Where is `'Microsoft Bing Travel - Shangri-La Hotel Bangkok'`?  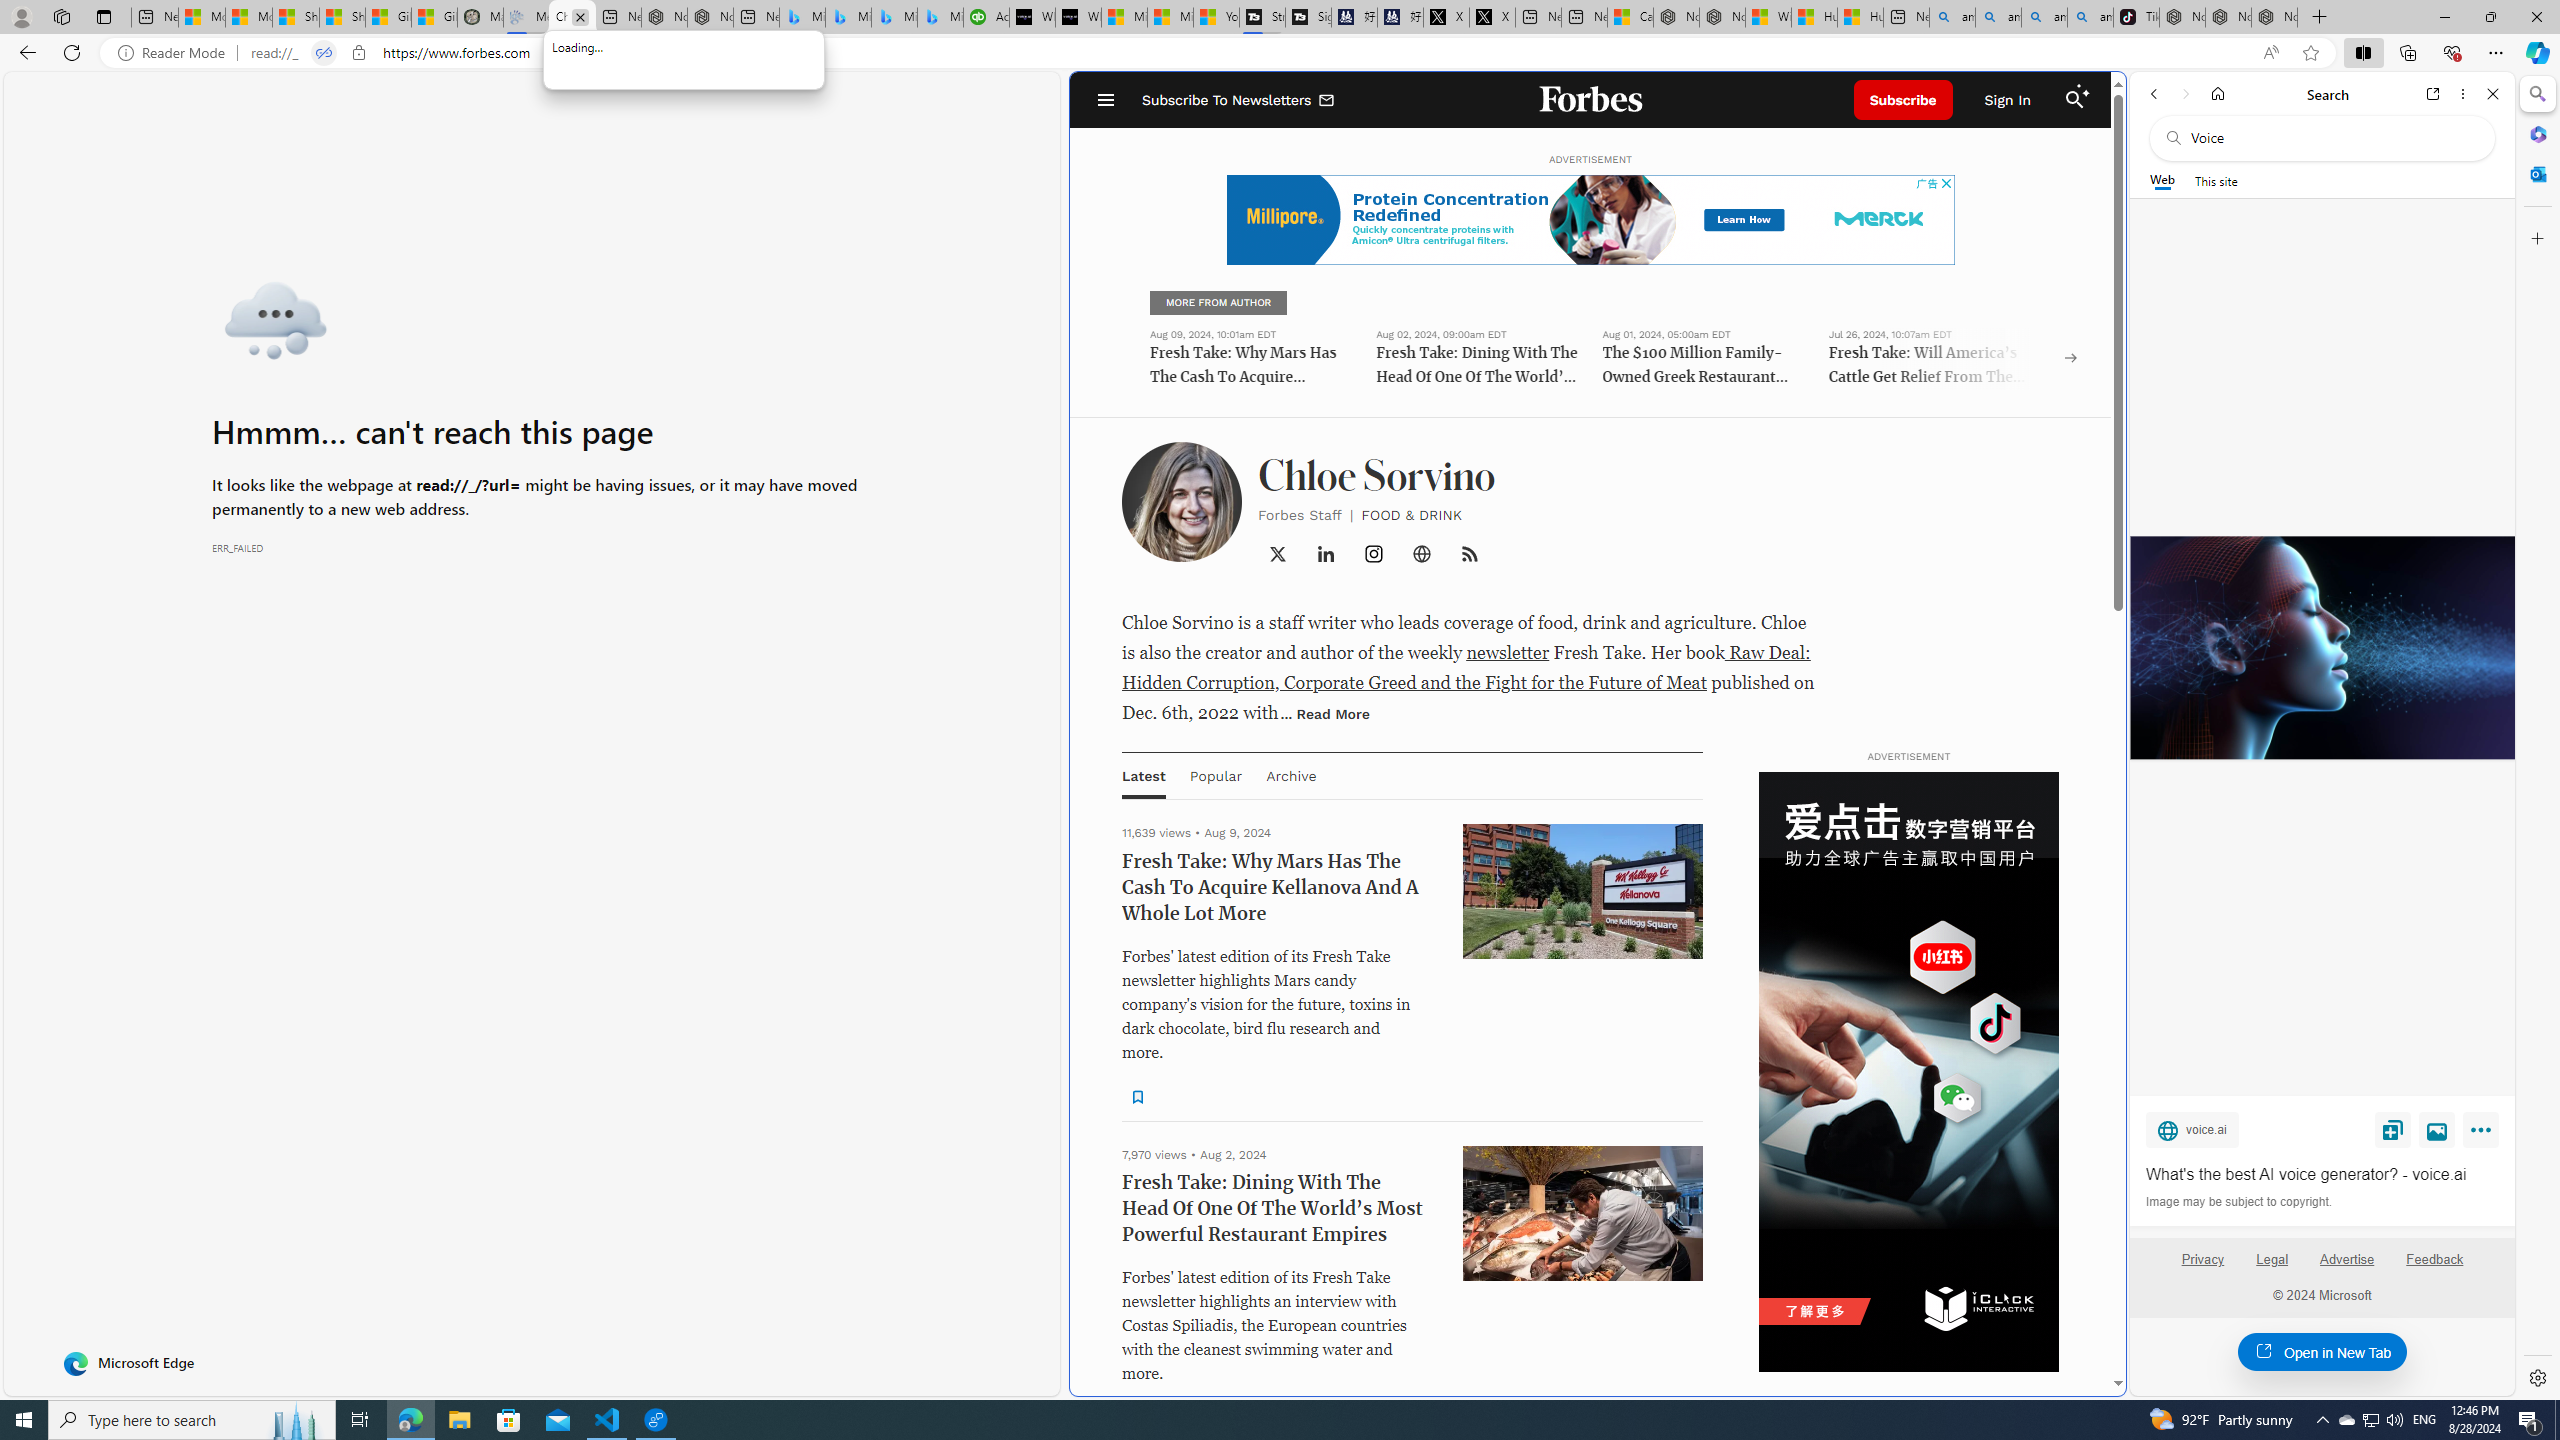 'Microsoft Bing Travel - Shangri-La Hotel Bangkok' is located at coordinates (939, 16).